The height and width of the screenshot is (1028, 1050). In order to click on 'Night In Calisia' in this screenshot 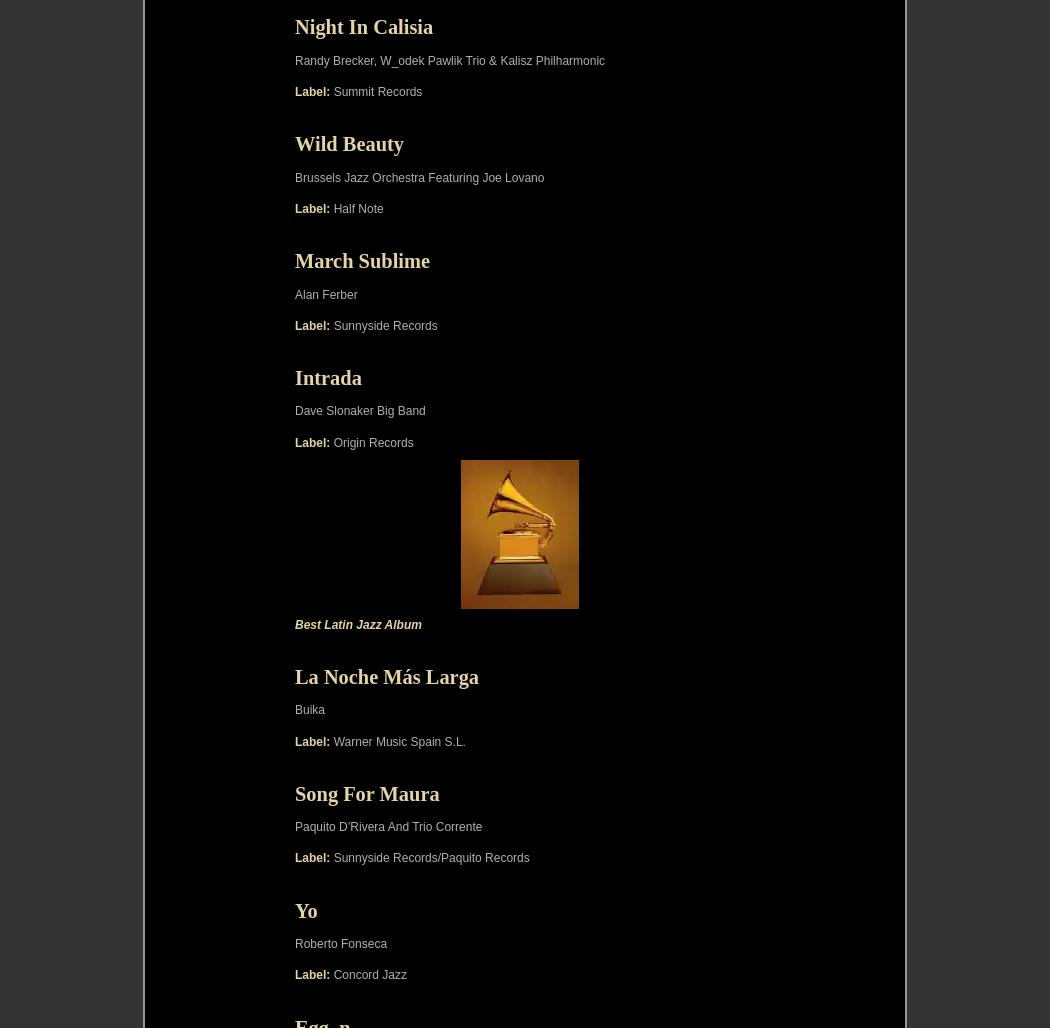, I will do `click(363, 27)`.